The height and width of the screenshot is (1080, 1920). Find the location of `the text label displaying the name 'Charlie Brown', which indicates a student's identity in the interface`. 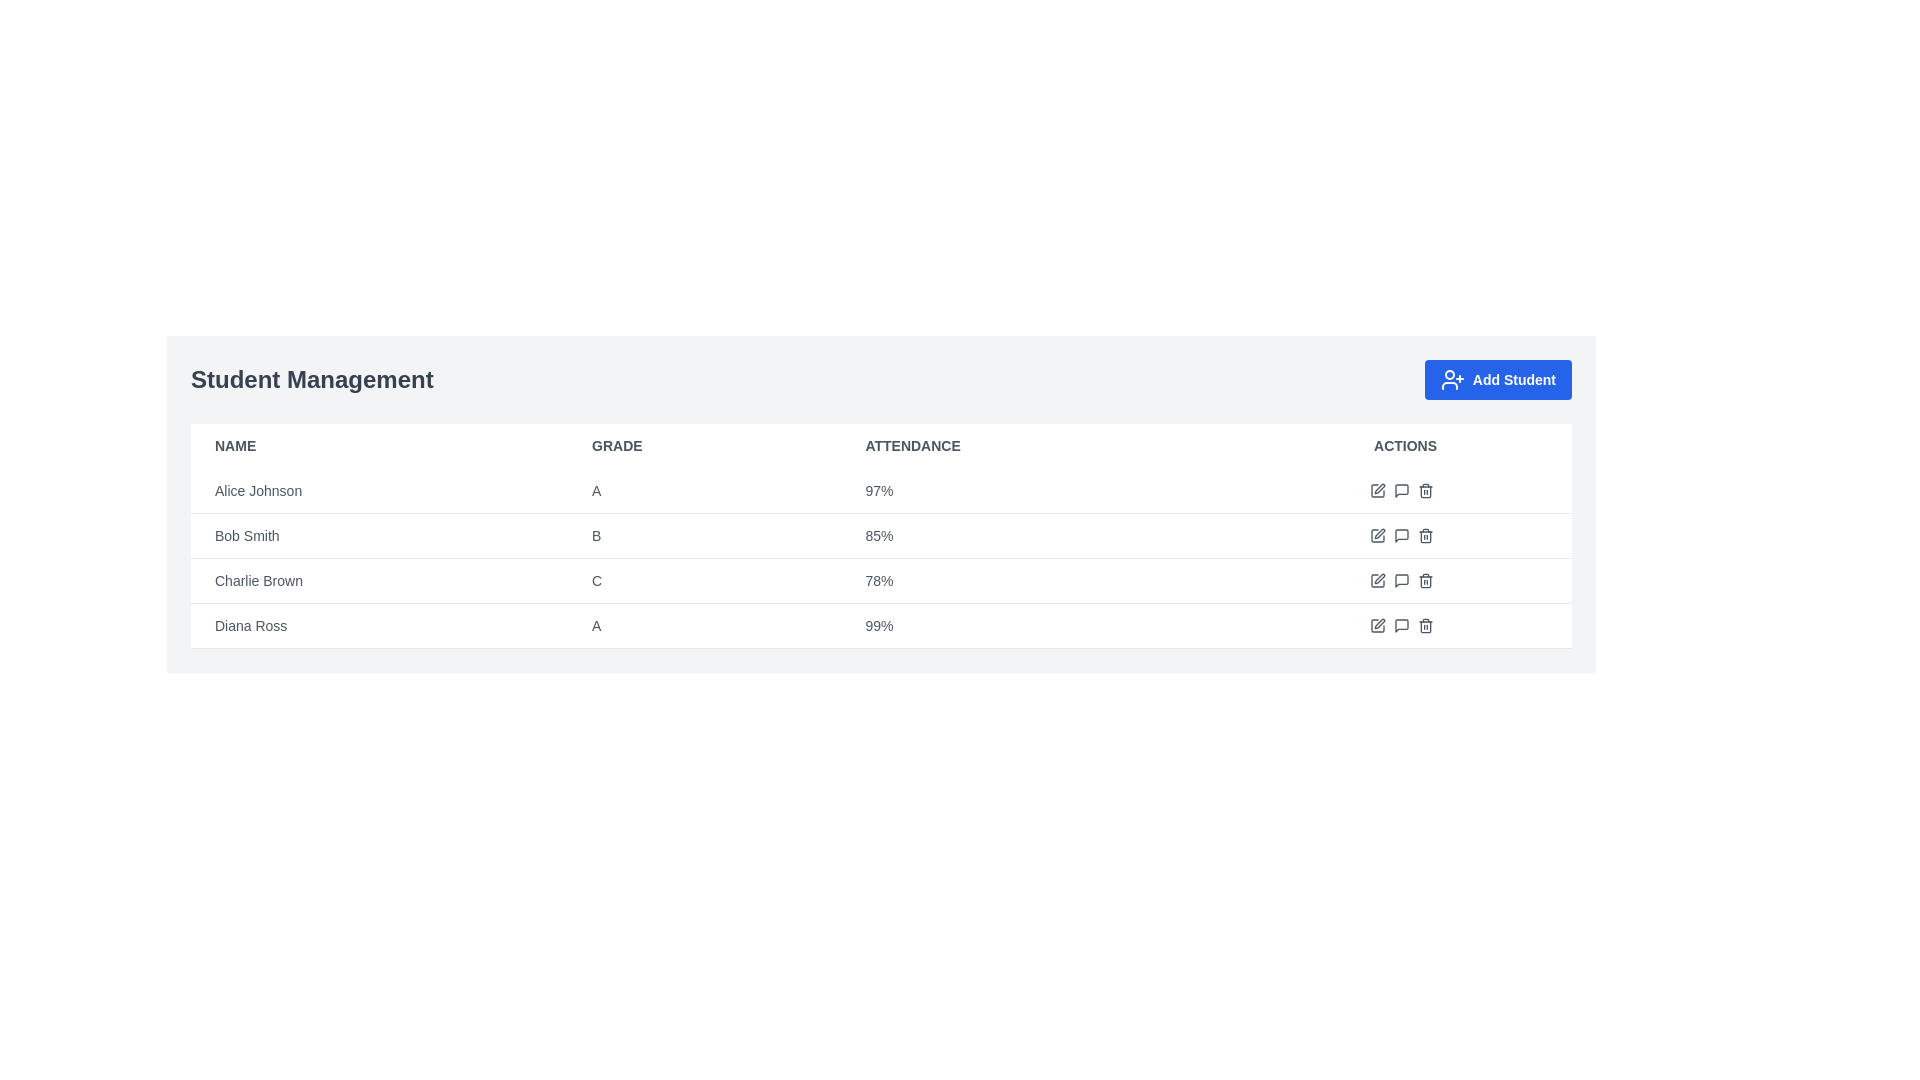

the text label displaying the name 'Charlie Brown', which indicates a student's identity in the interface is located at coordinates (258, 581).